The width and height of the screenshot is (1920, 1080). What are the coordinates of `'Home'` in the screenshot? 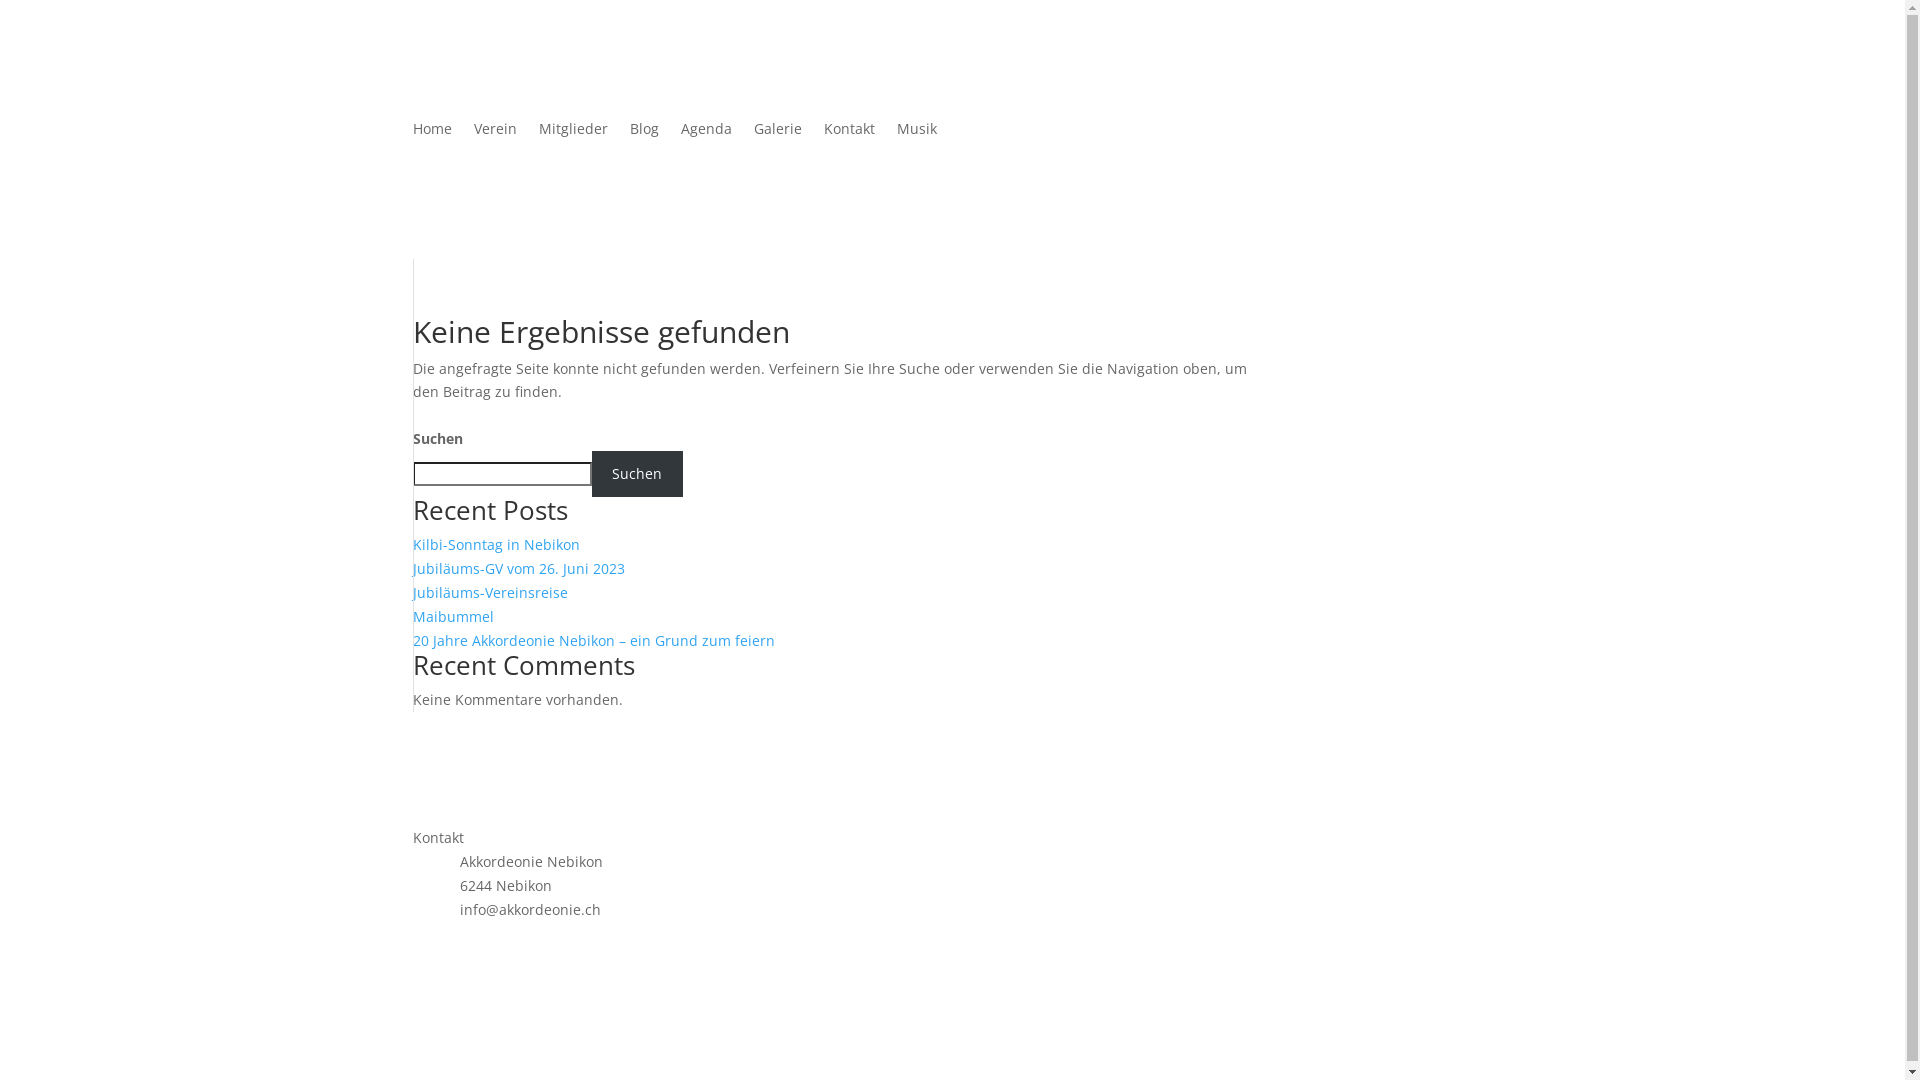 It's located at (430, 132).